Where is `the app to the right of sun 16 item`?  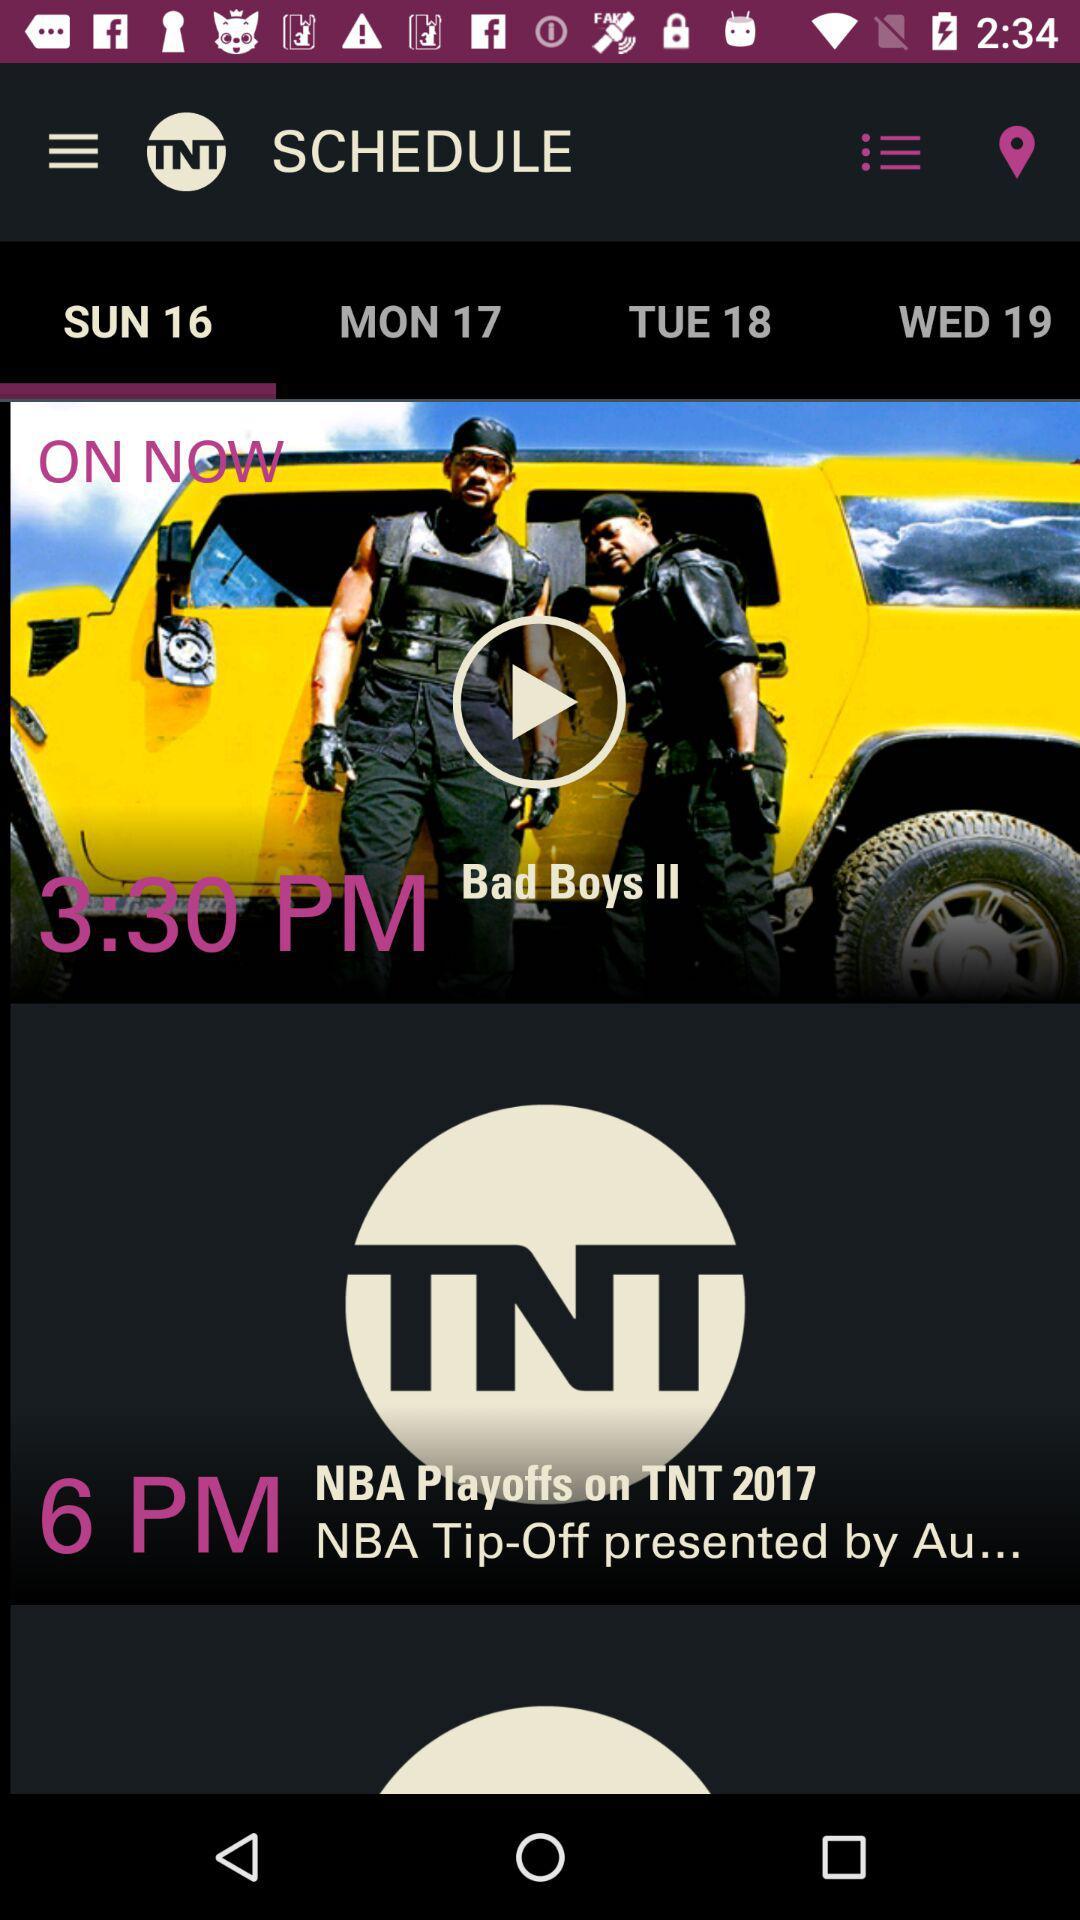 the app to the right of sun 16 item is located at coordinates (419, 320).